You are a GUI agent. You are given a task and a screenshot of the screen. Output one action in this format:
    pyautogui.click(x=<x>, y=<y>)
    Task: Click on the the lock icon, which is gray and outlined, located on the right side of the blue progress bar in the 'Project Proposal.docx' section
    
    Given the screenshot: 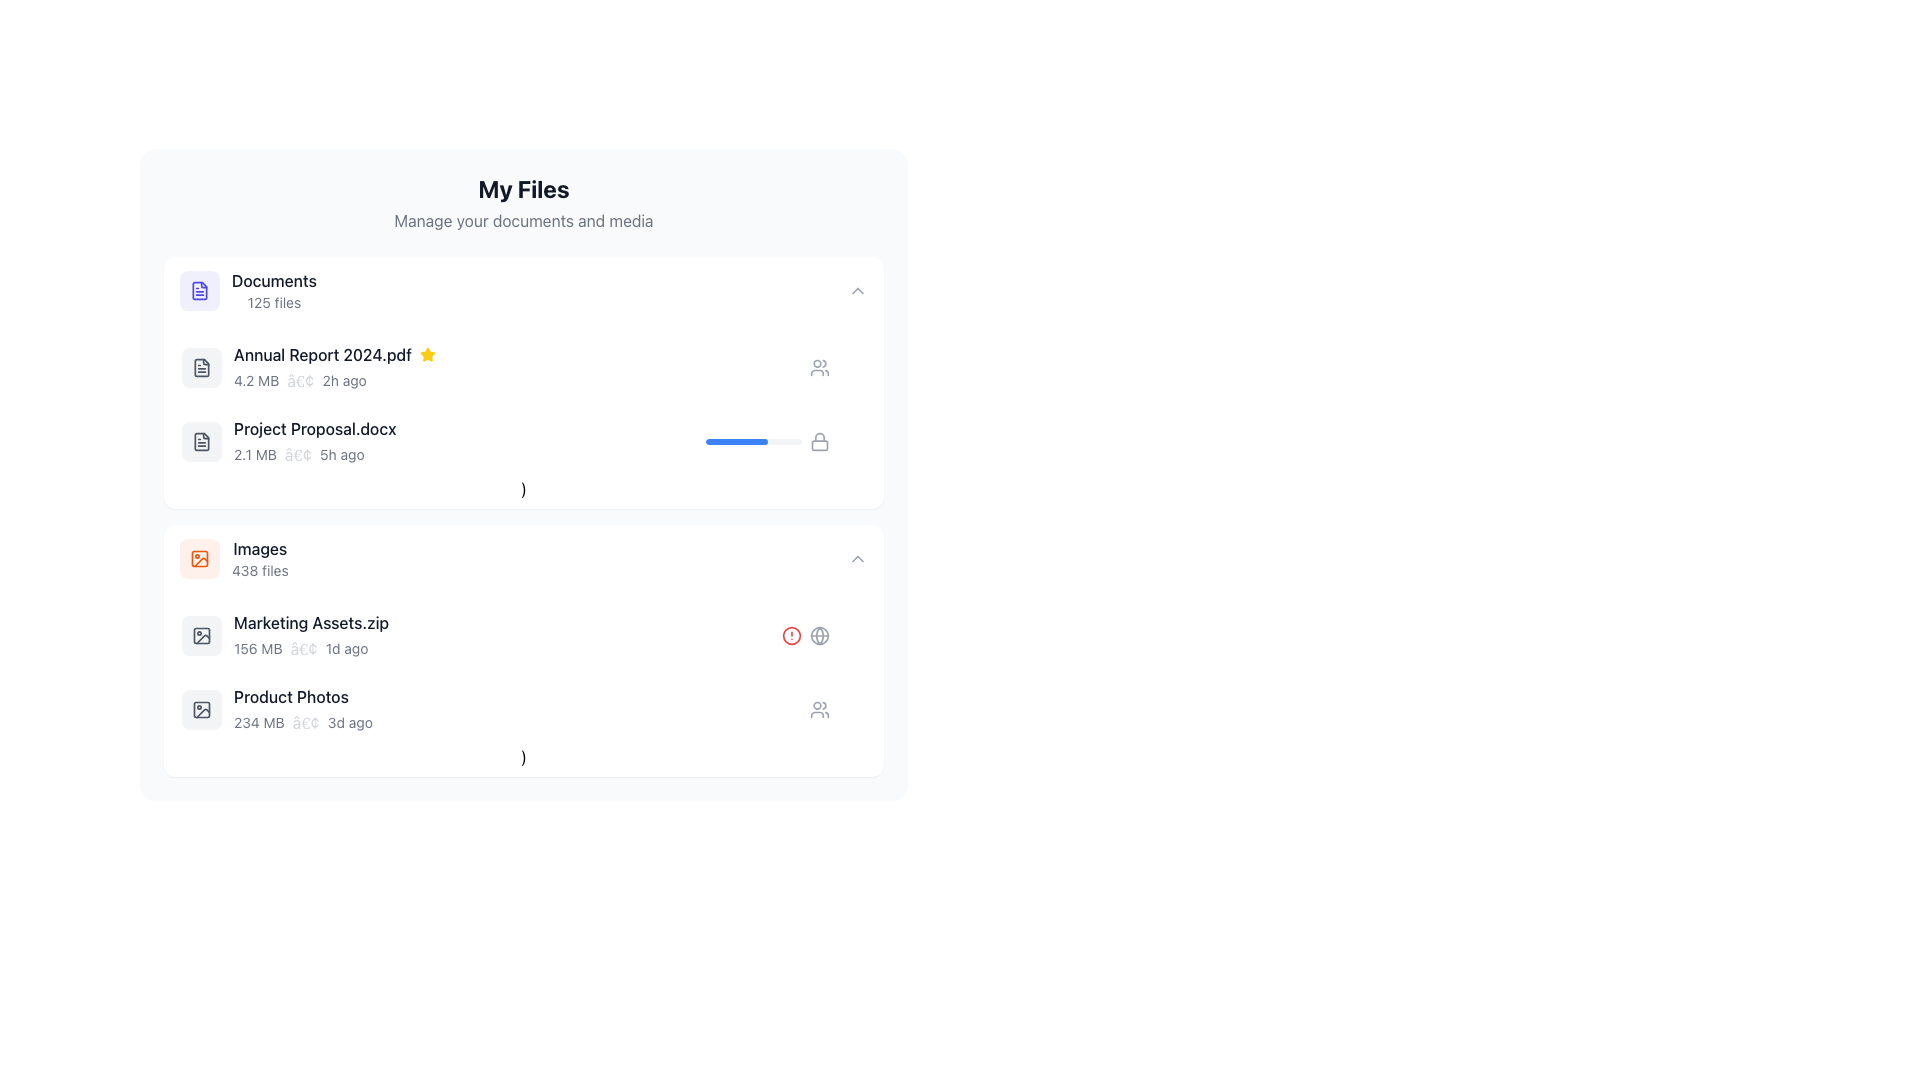 What is the action you would take?
    pyautogui.click(x=820, y=441)
    